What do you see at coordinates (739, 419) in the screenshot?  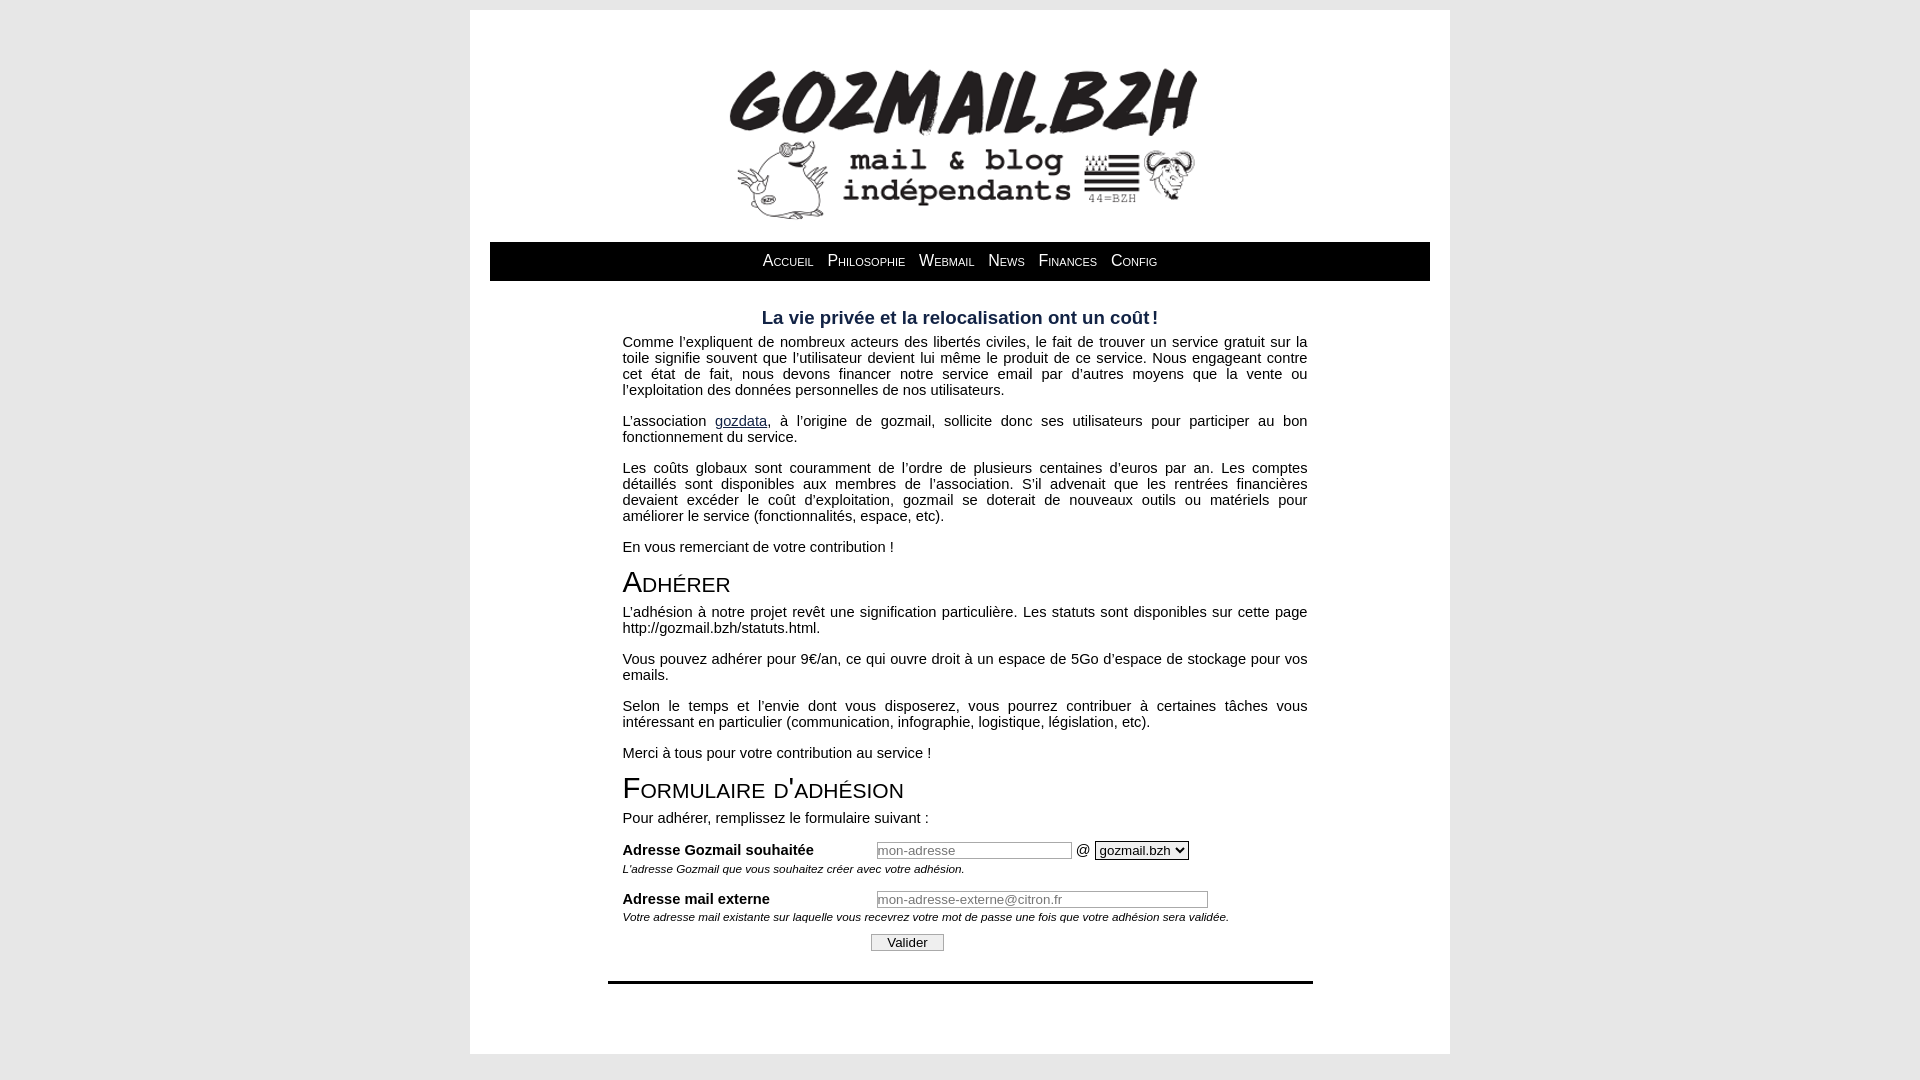 I see `'gozdata'` at bounding box center [739, 419].